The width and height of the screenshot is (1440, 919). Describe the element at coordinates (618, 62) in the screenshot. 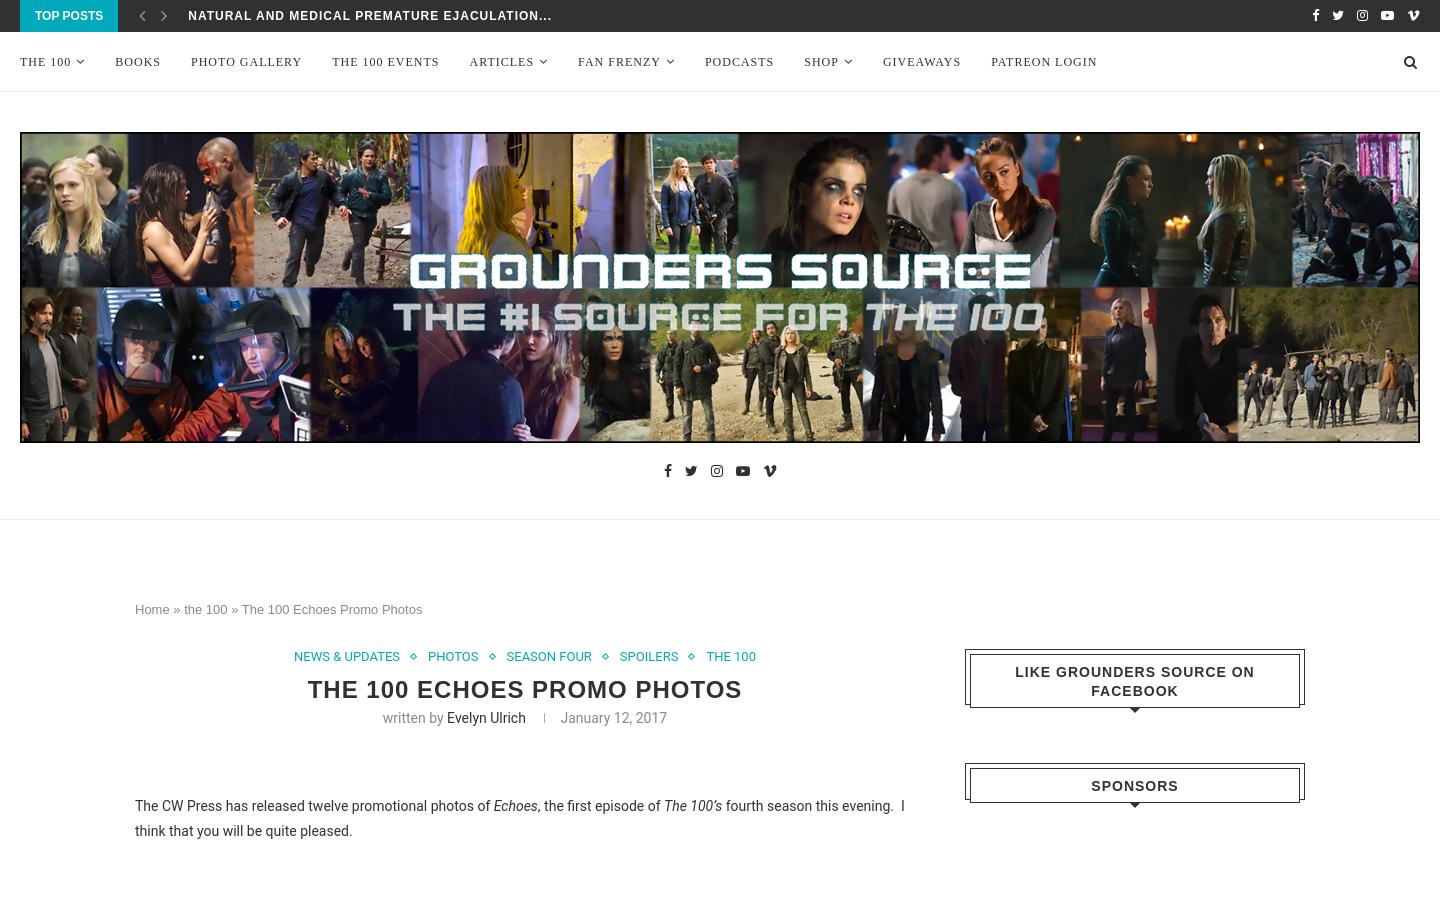

I see `'Fan Frenzy'` at that location.